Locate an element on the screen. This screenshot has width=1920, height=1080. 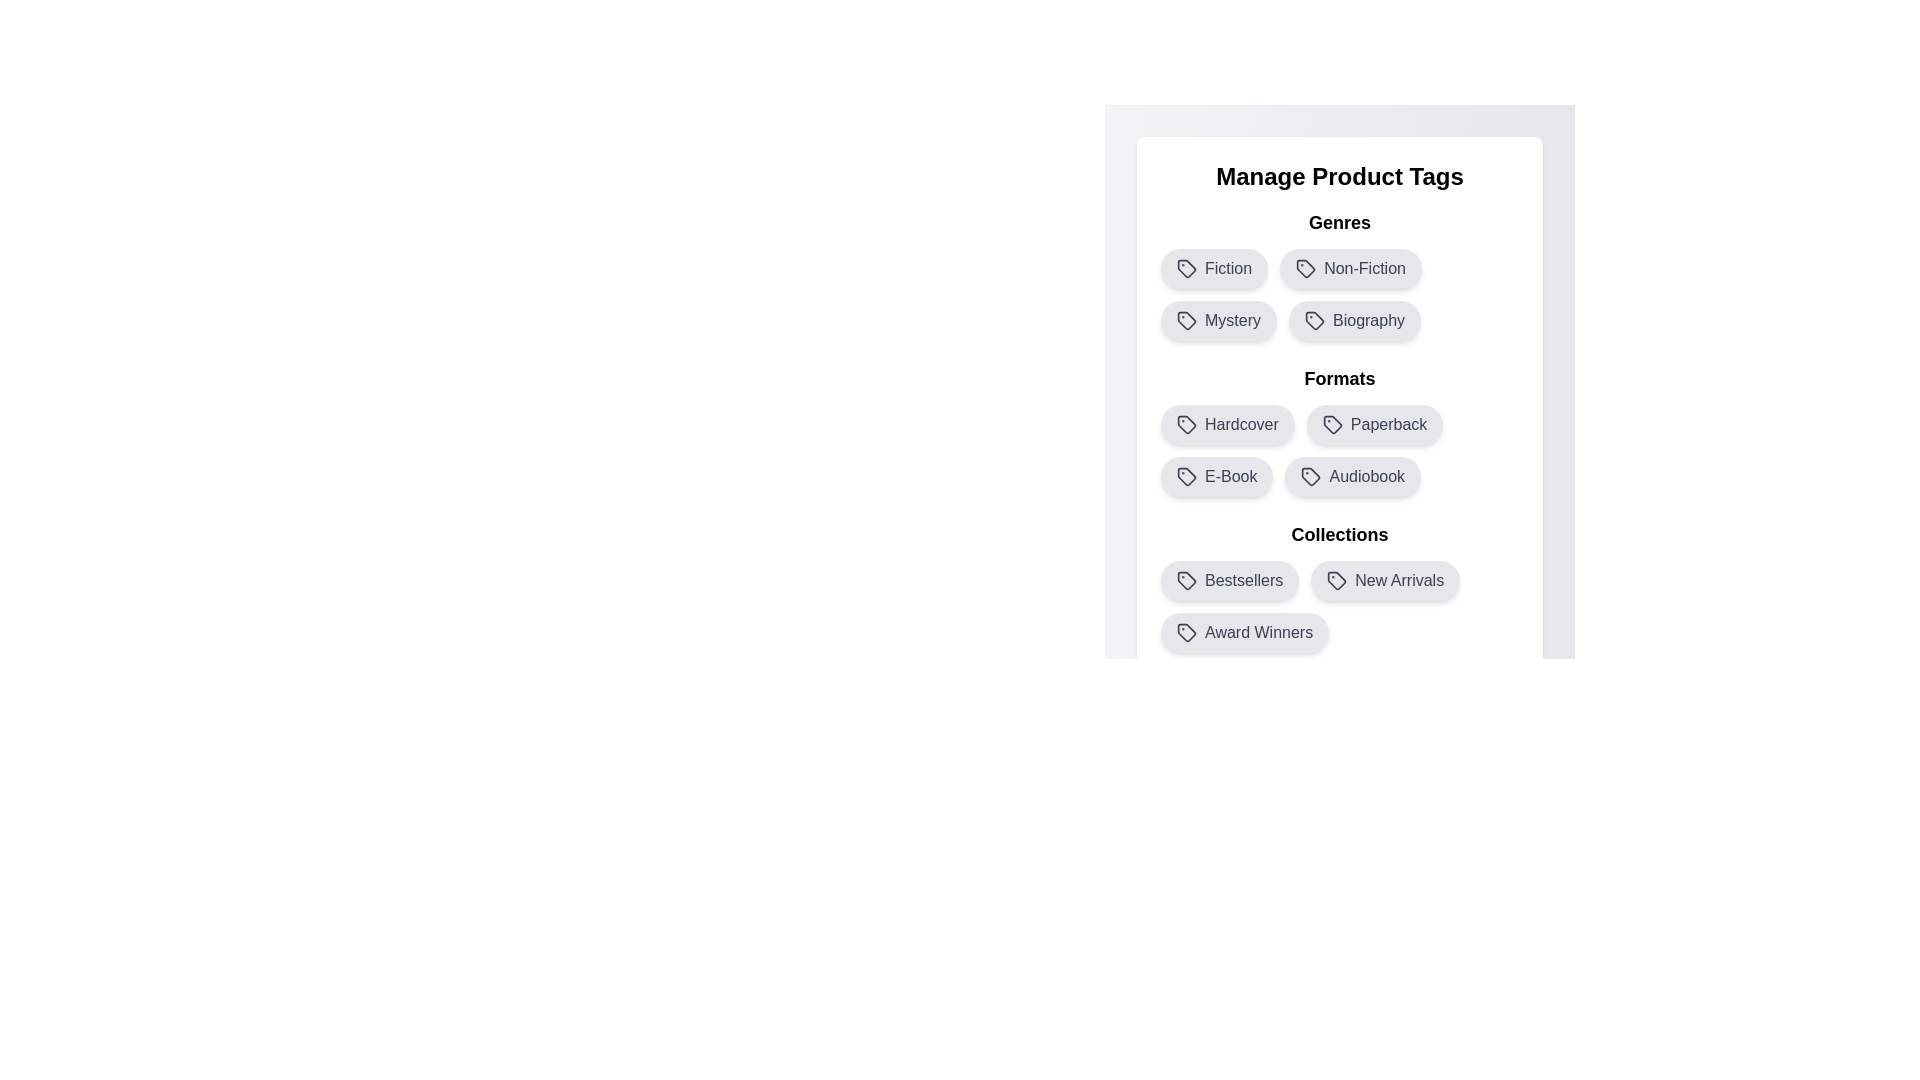
the tag icon representing 'Biography' in the 'Genres' section is located at coordinates (1314, 319).